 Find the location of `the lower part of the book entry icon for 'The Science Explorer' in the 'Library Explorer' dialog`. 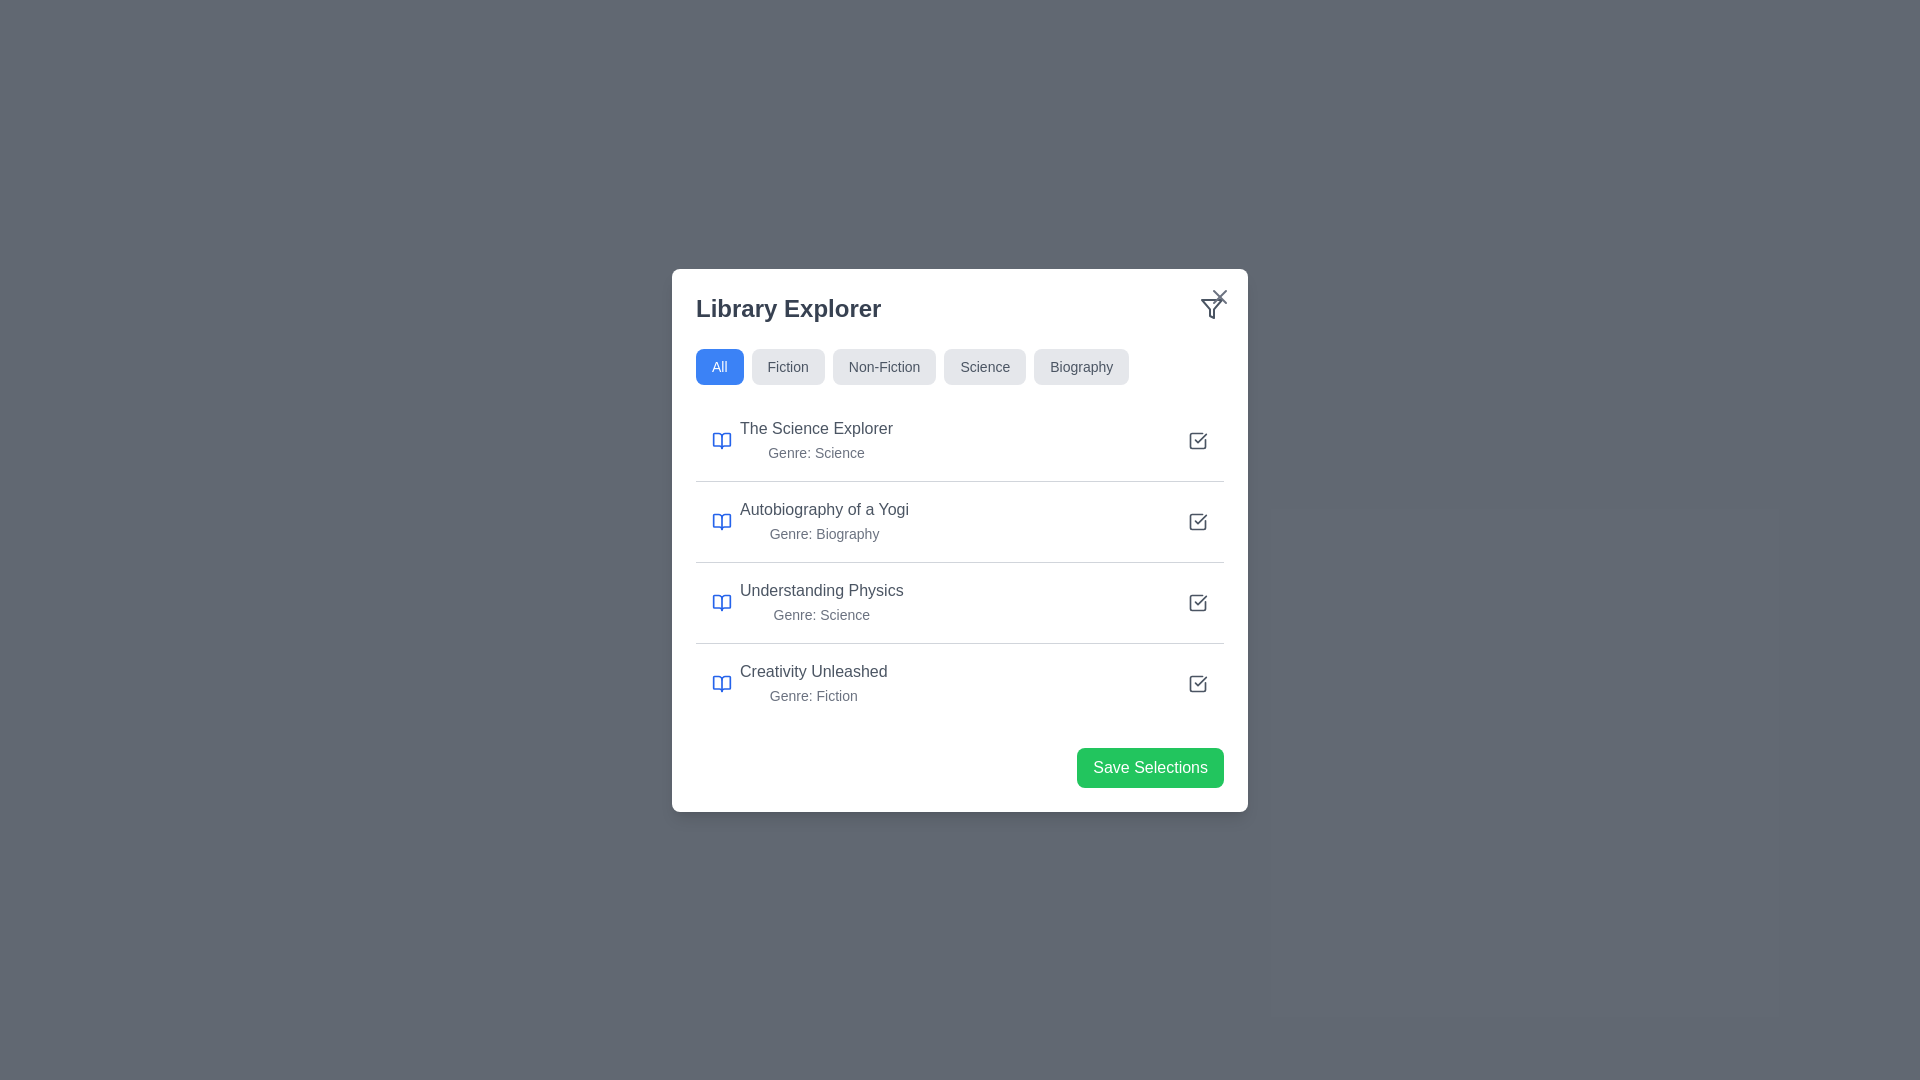

the lower part of the book entry icon for 'The Science Explorer' in the 'Library Explorer' dialog is located at coordinates (720, 439).